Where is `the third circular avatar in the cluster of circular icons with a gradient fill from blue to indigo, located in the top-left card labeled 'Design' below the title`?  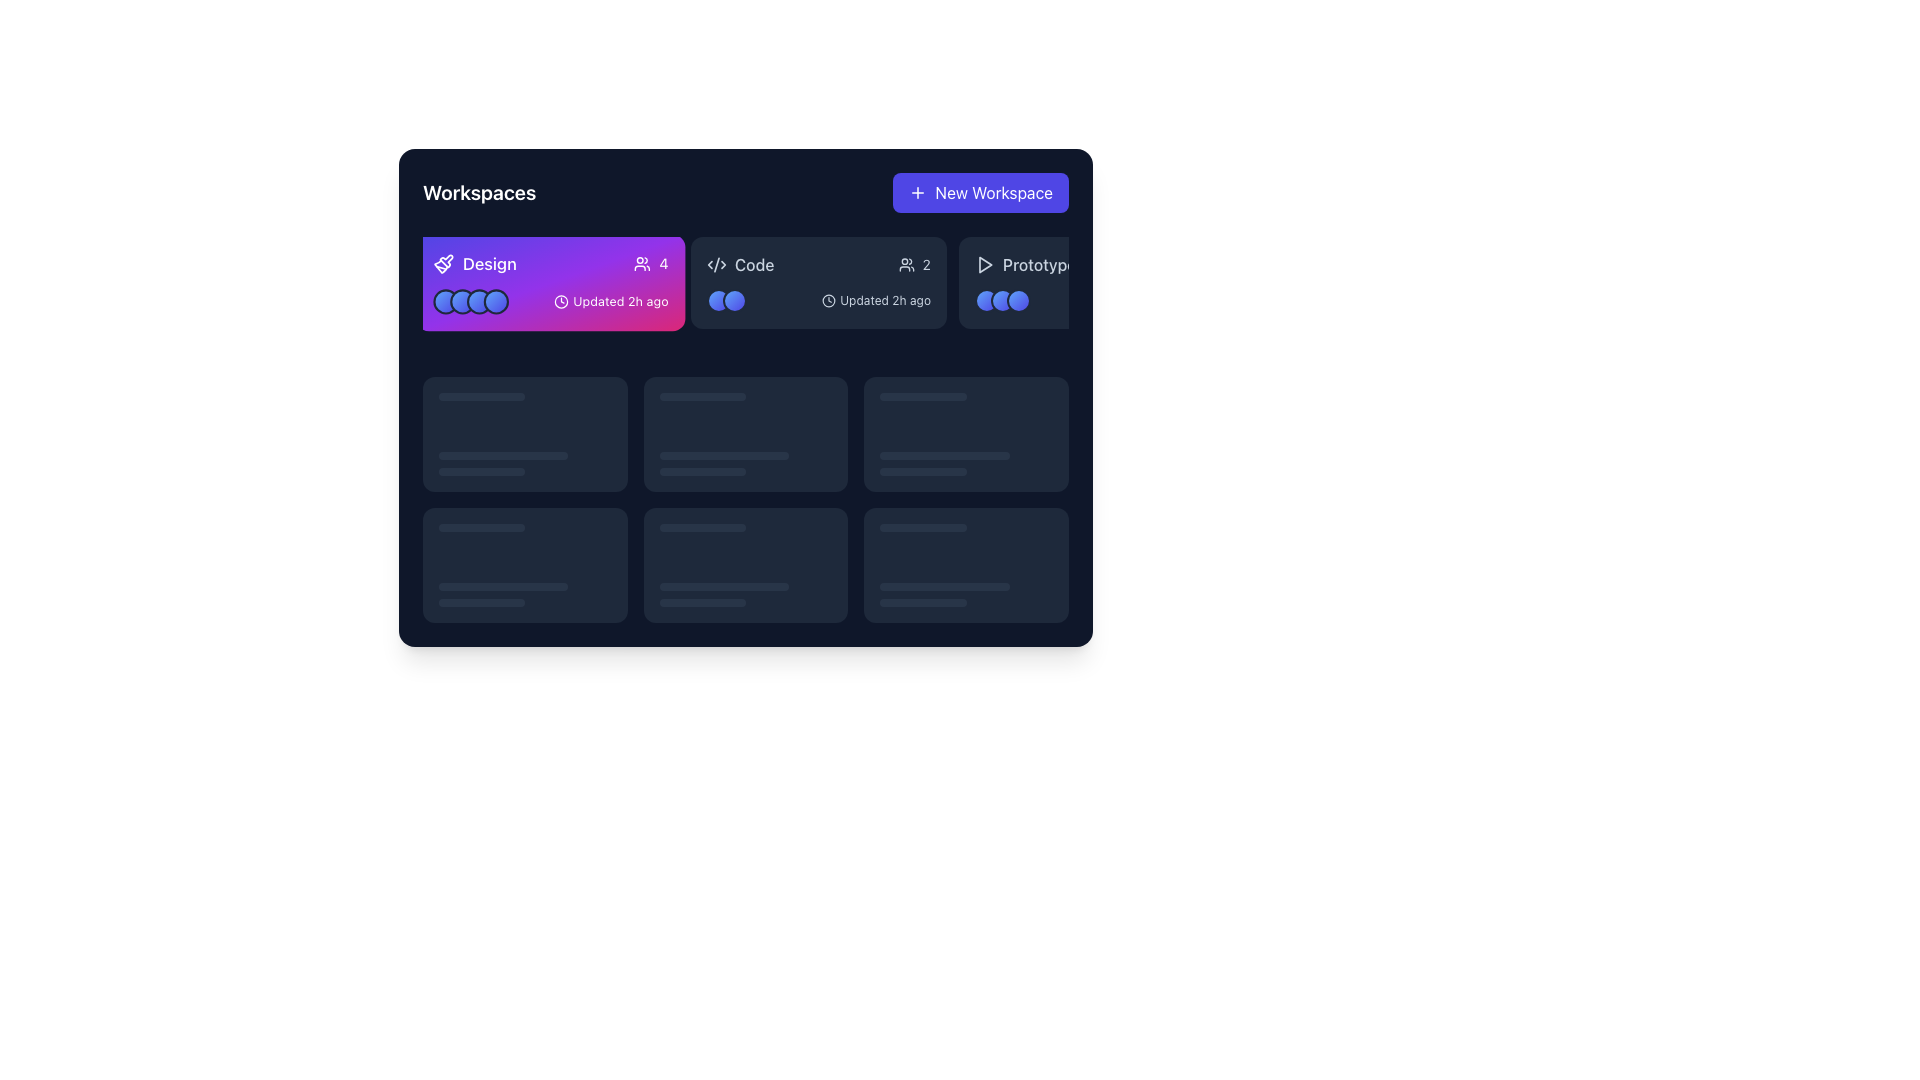 the third circular avatar in the cluster of circular icons with a gradient fill from blue to indigo, located in the top-left card labeled 'Design' below the title is located at coordinates (470, 301).